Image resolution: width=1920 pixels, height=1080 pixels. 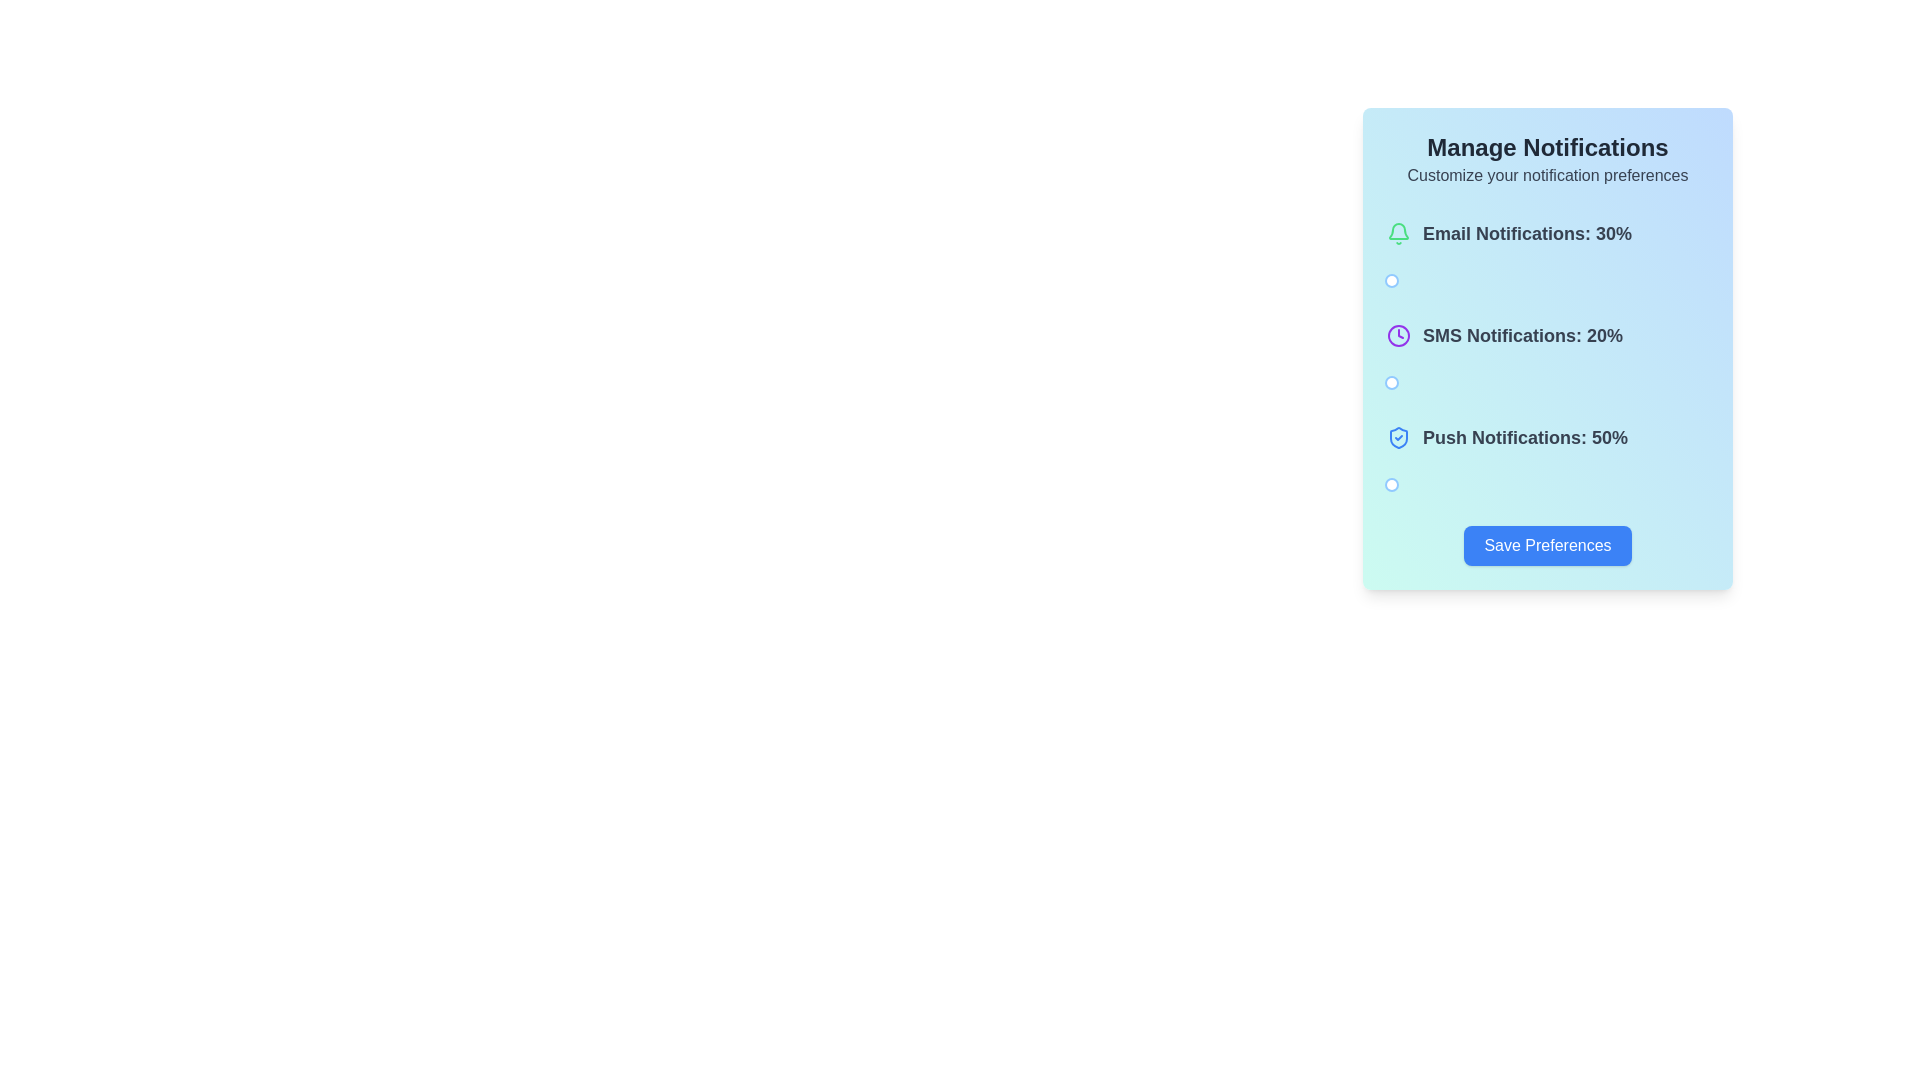 What do you see at coordinates (1397, 334) in the screenshot?
I see `the clock icon with a purple outline, located to the left of the text 'SMS Notifications: 20%', for information` at bounding box center [1397, 334].